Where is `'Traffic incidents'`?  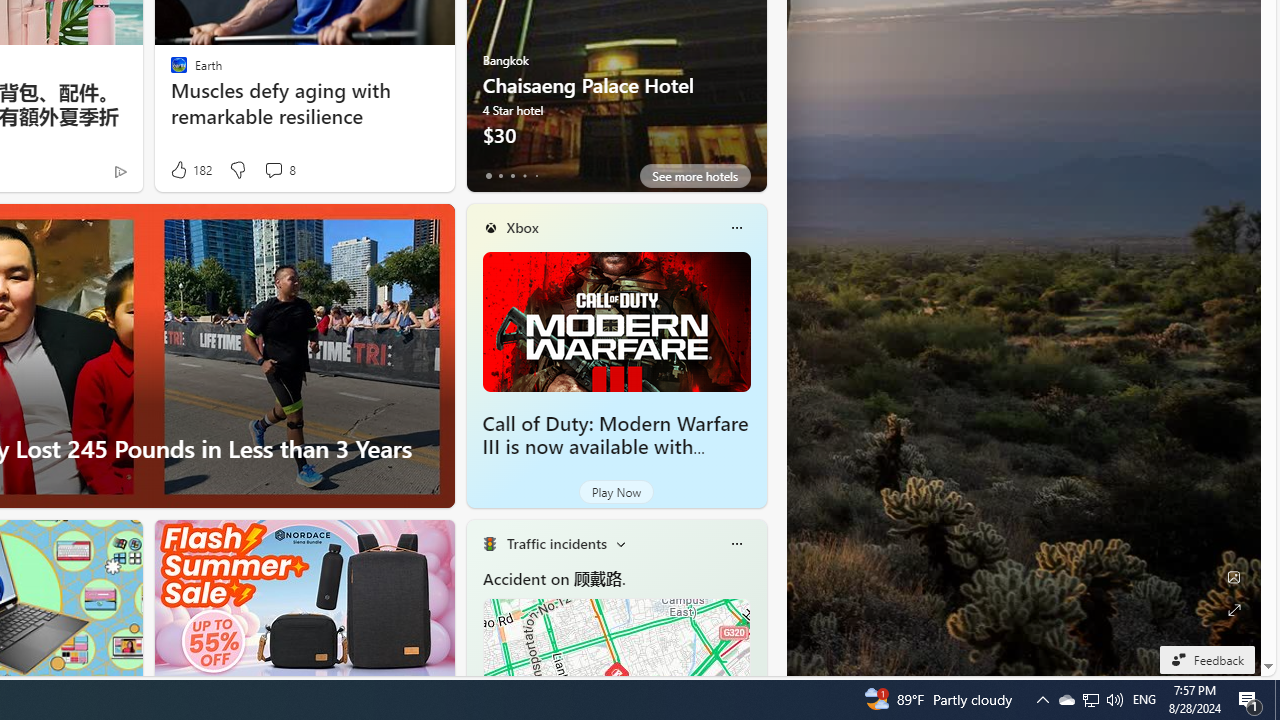 'Traffic incidents' is located at coordinates (556, 543).